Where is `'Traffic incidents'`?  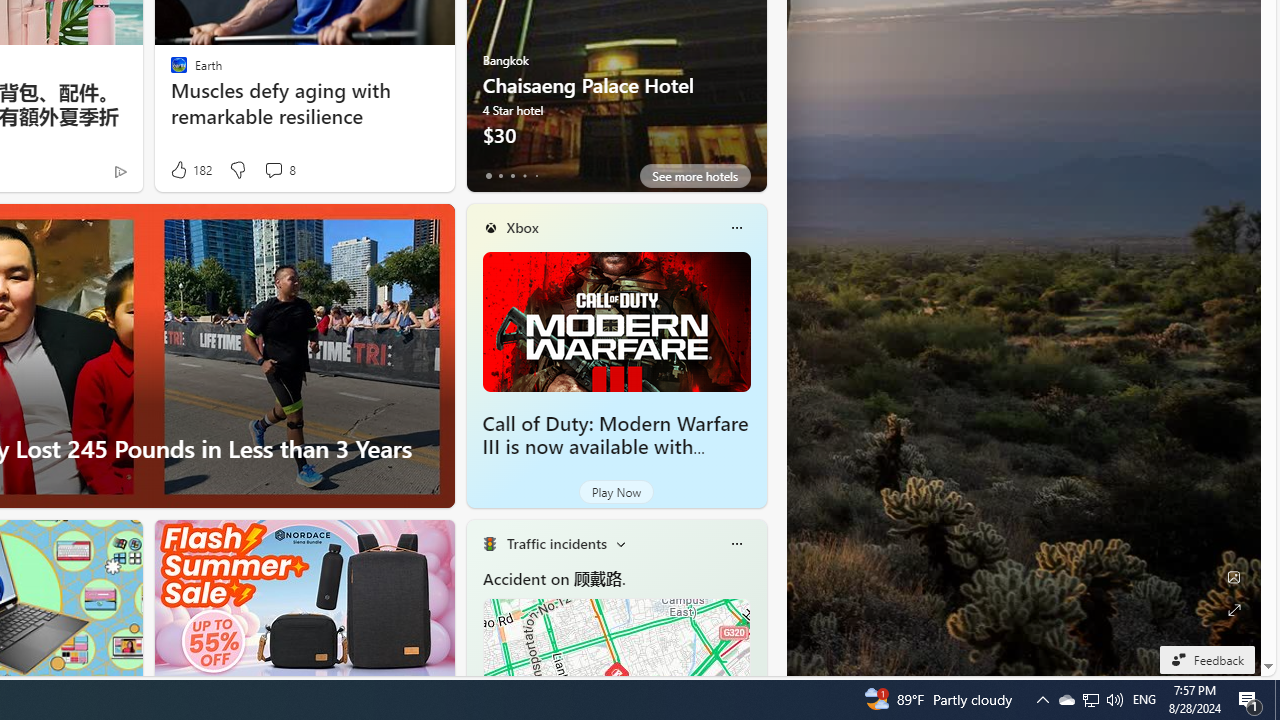 'Traffic incidents' is located at coordinates (556, 543).